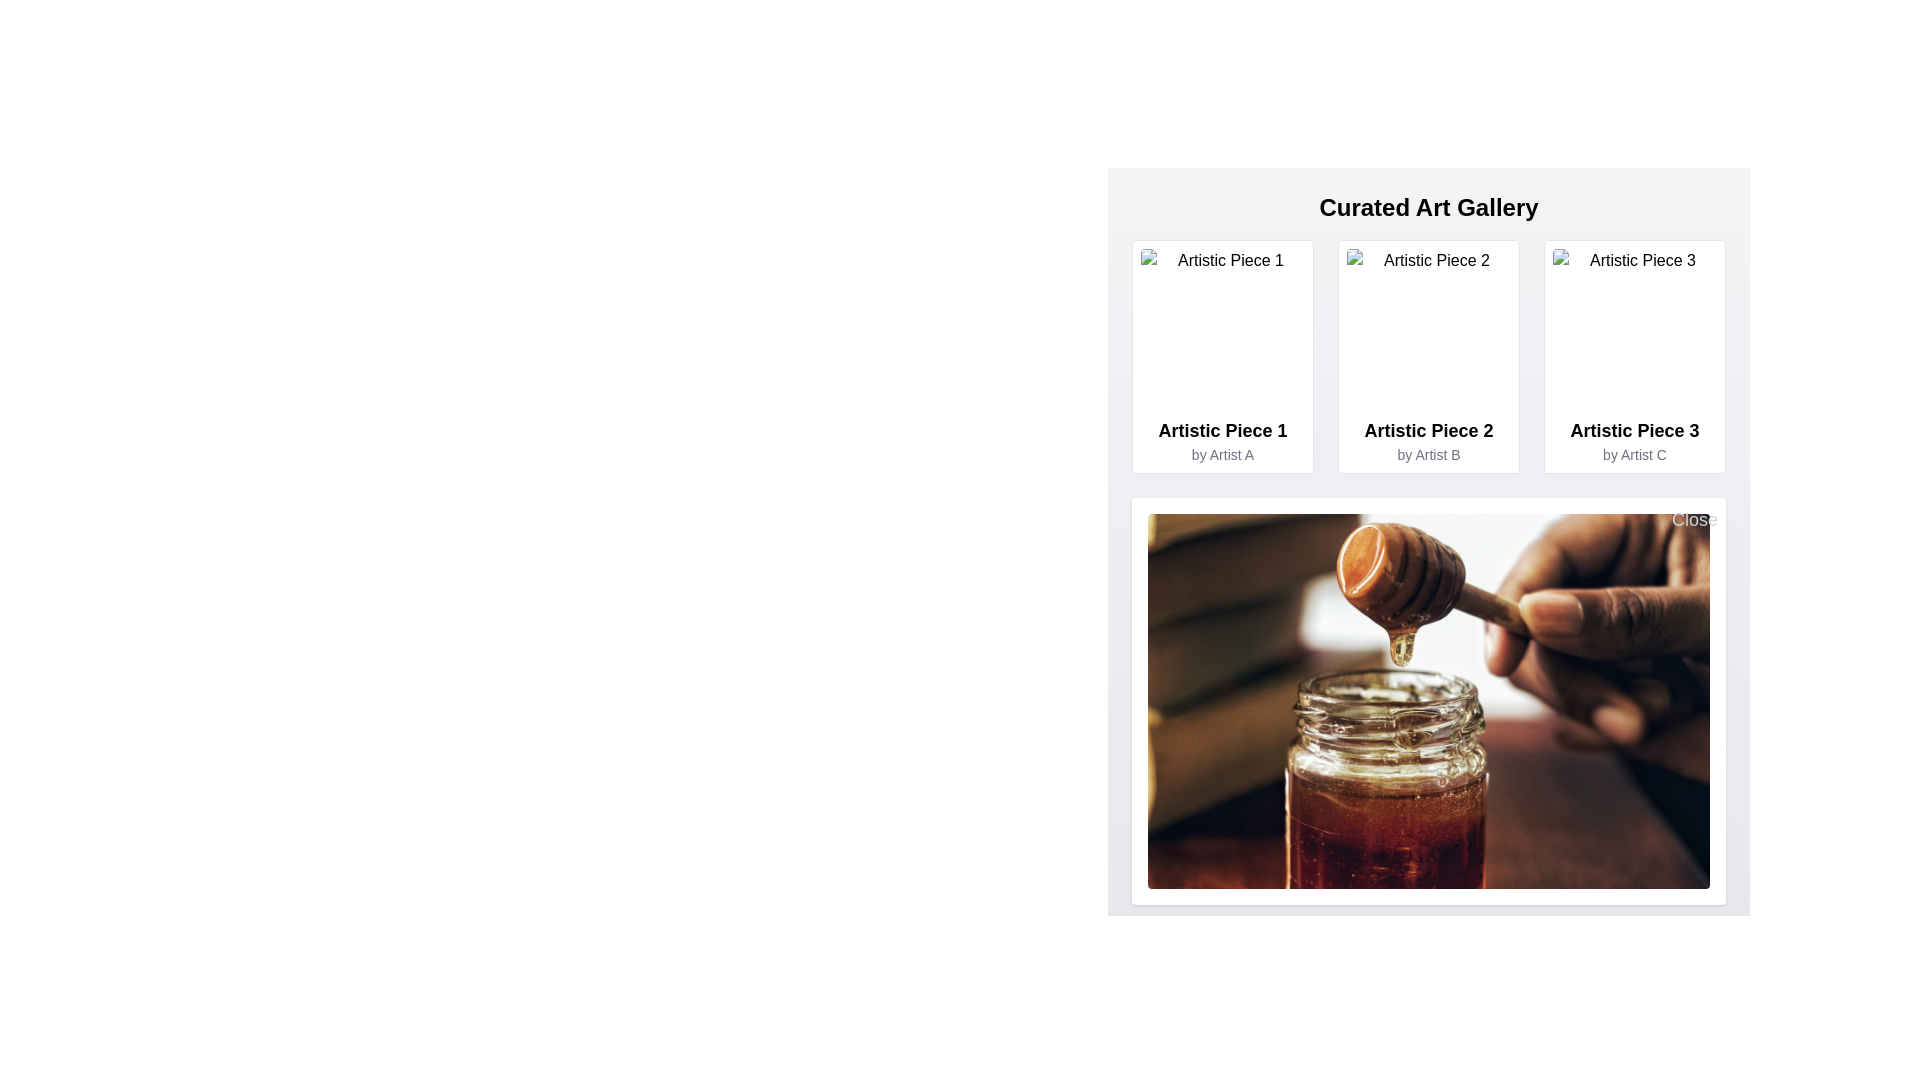  I want to click on the attribution label for 'Artist C' located beneath the title 'Artistic Piece 3' within the rightmost card of the 'Curated Art Gallery' section, so click(1635, 455).